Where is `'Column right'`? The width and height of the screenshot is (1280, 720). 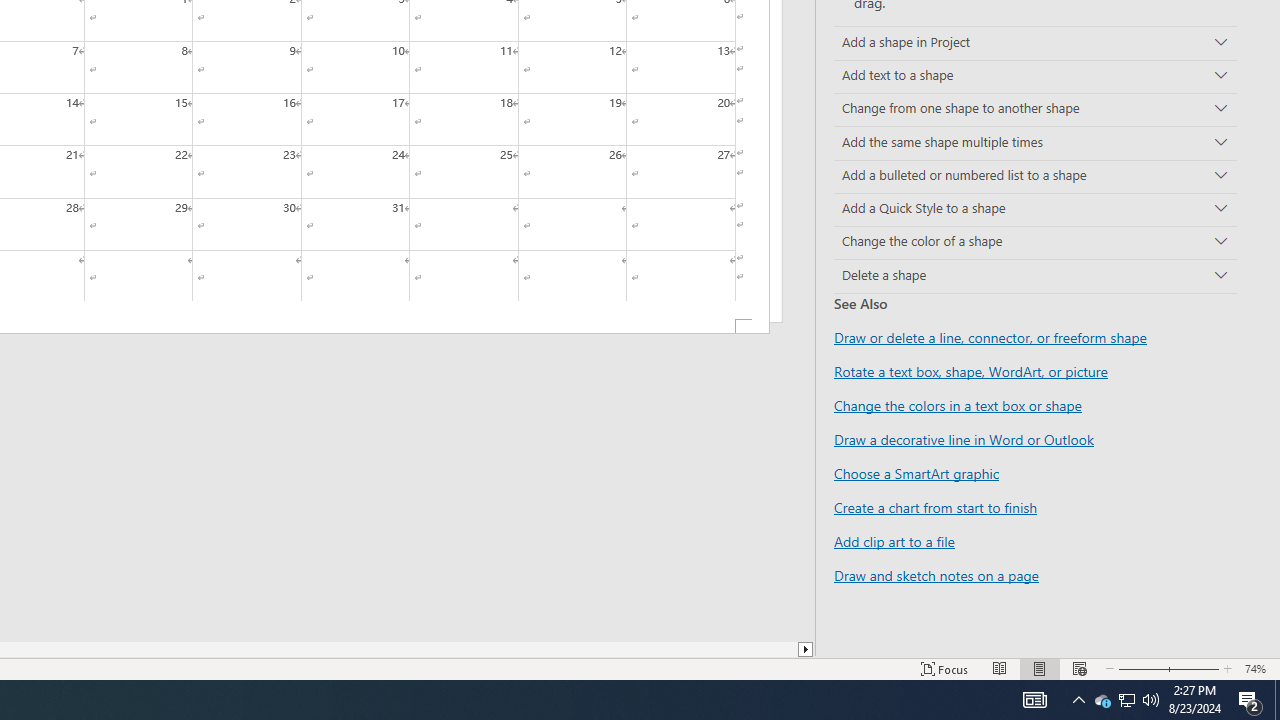
'Column right' is located at coordinates (806, 649).